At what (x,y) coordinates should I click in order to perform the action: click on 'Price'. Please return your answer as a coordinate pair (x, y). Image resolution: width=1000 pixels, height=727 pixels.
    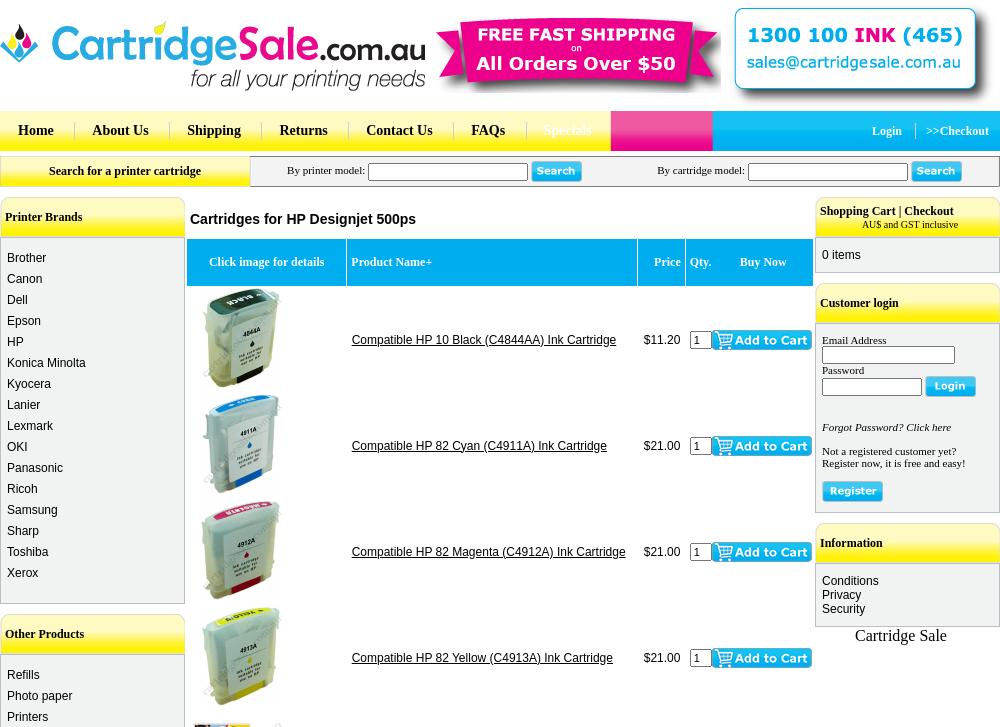
    Looking at the image, I should click on (667, 262).